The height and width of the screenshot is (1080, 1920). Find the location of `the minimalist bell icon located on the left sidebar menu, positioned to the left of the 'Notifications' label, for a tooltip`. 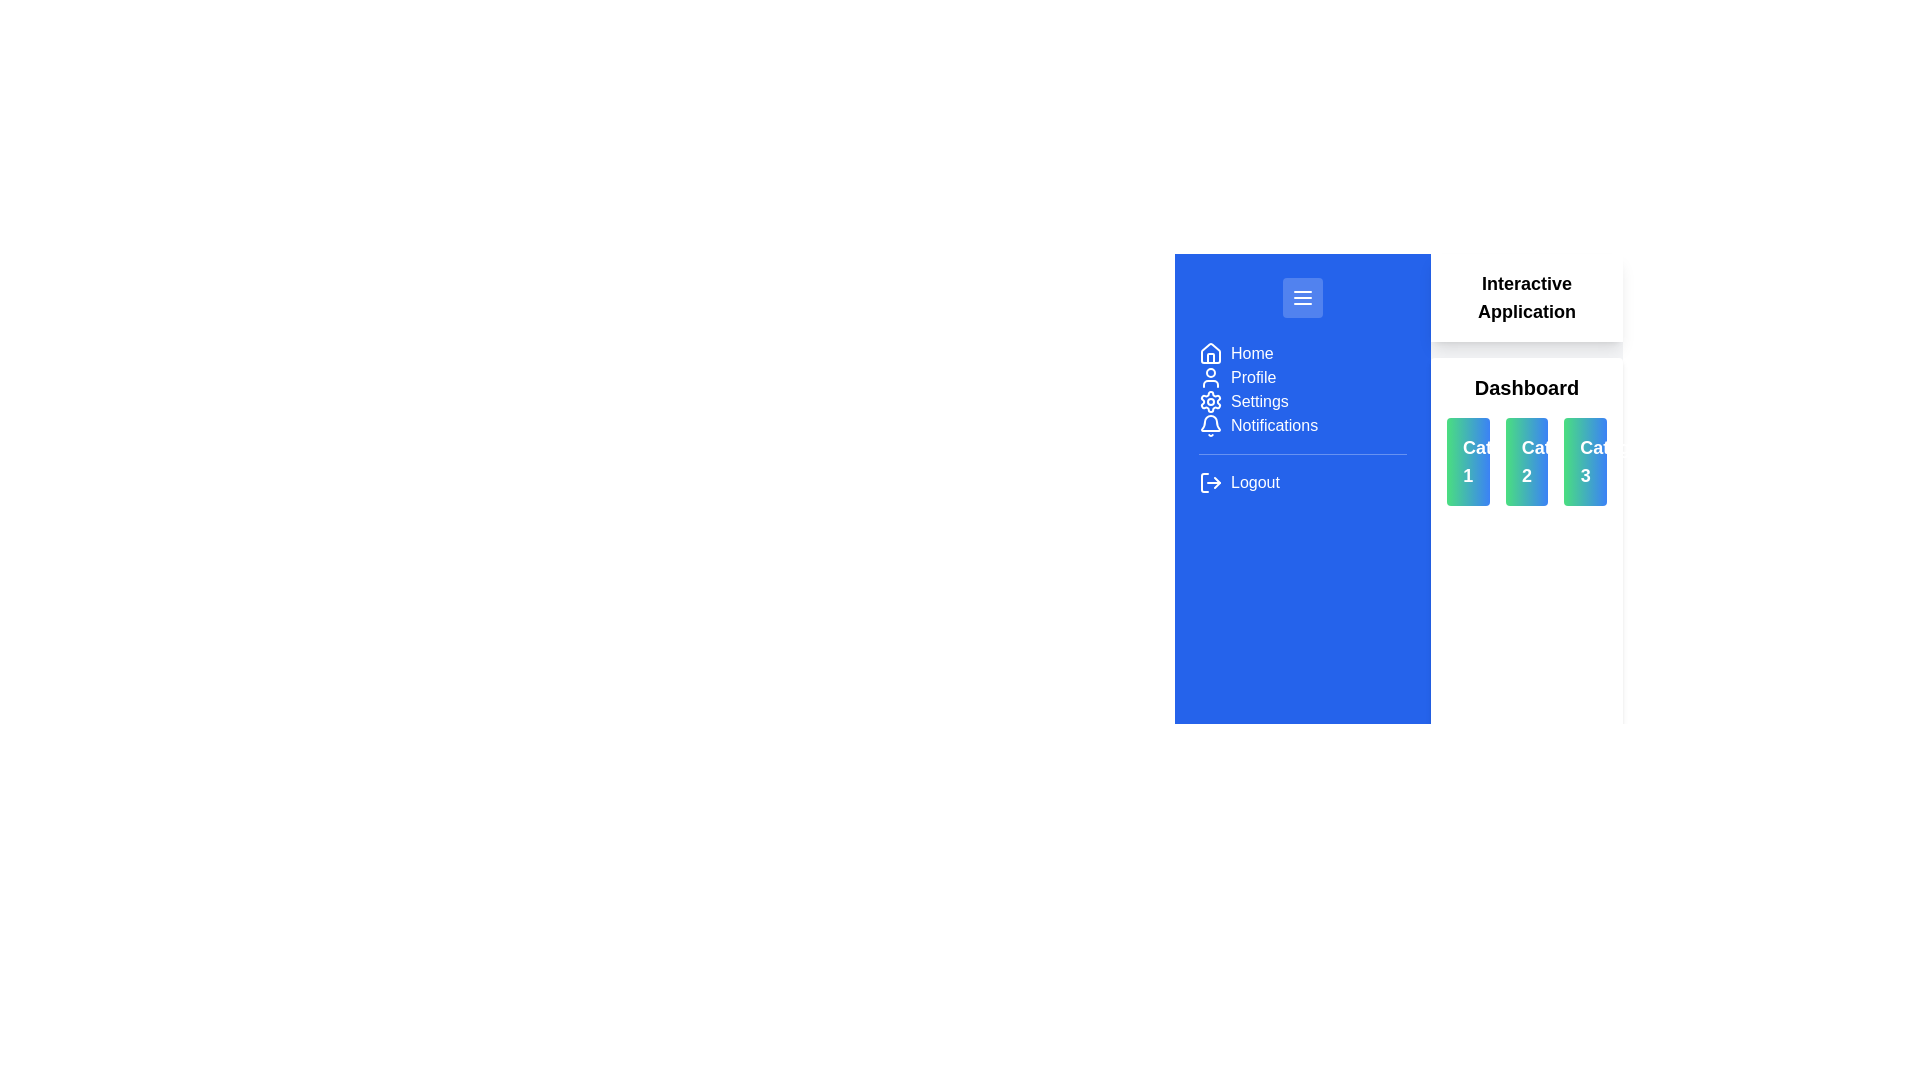

the minimalist bell icon located on the left sidebar menu, positioned to the left of the 'Notifications' label, for a tooltip is located at coordinates (1209, 424).